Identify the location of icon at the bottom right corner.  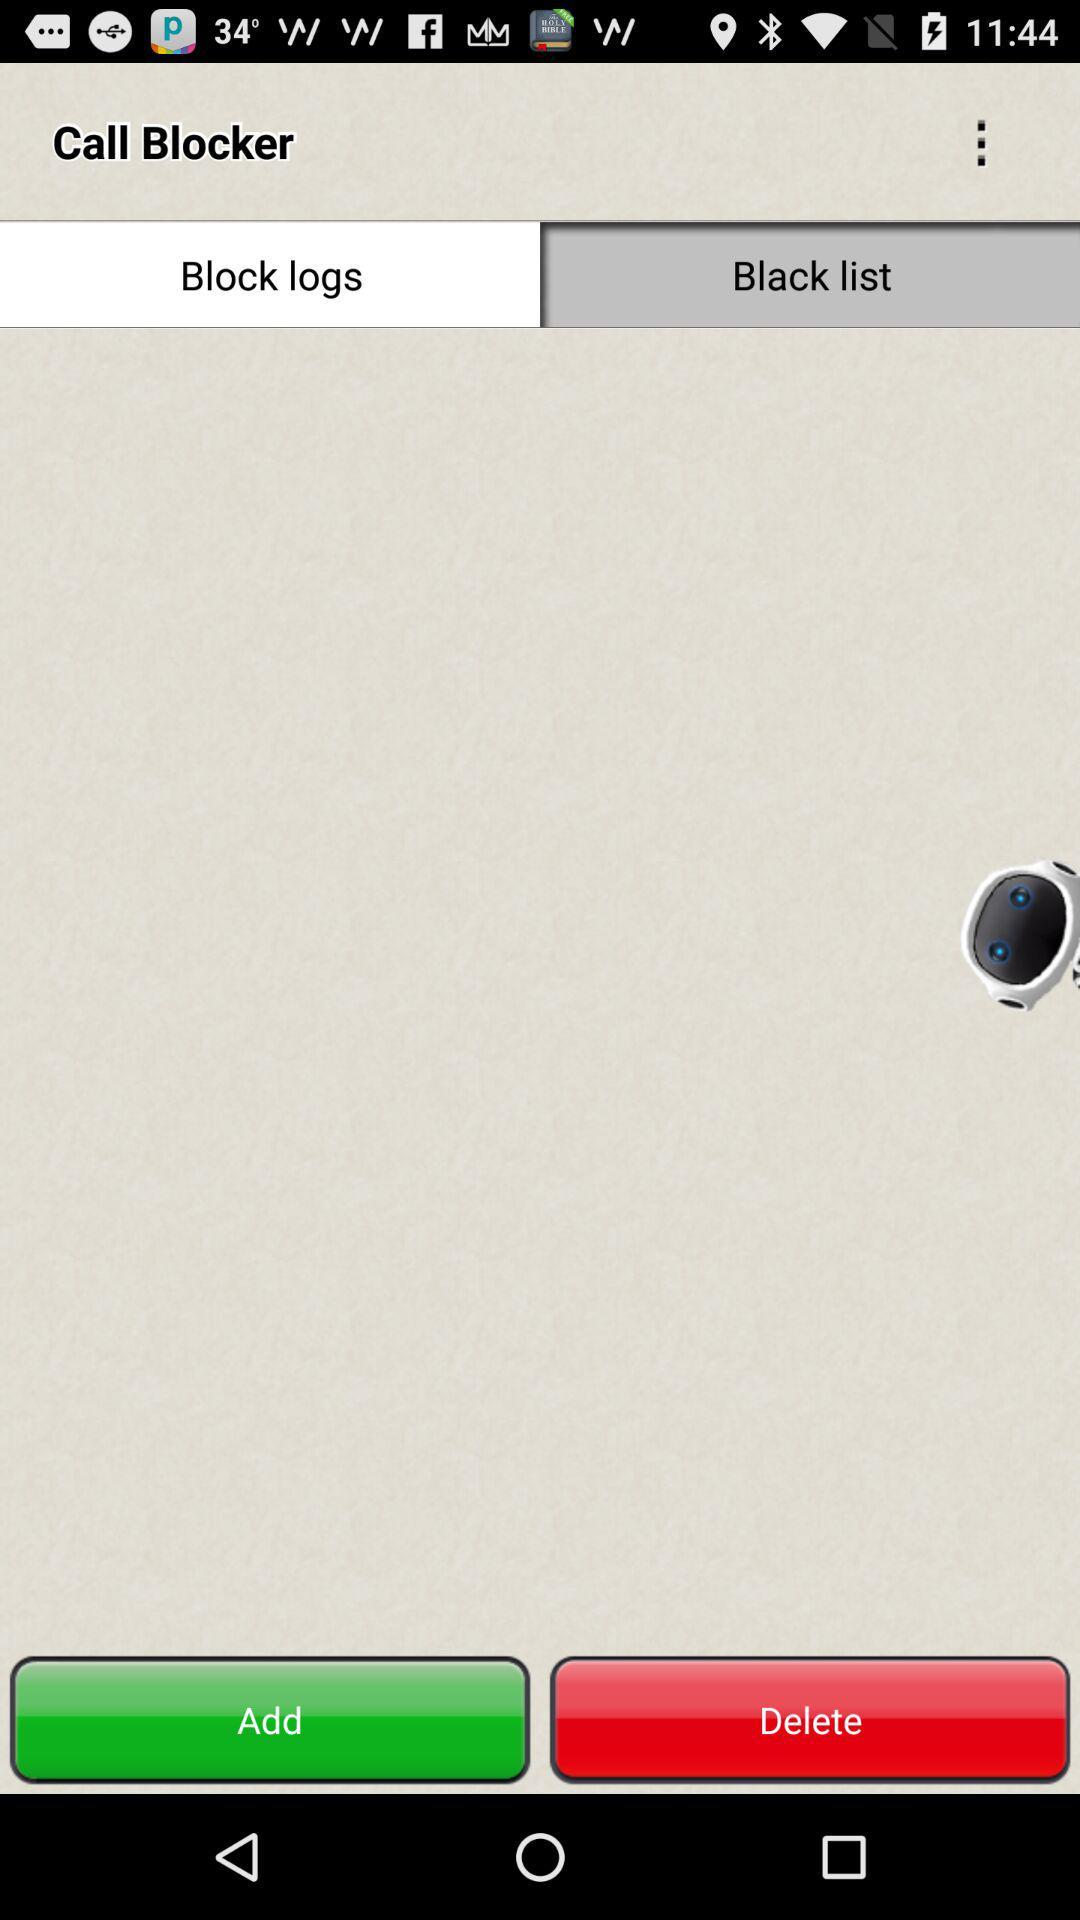
(810, 1719).